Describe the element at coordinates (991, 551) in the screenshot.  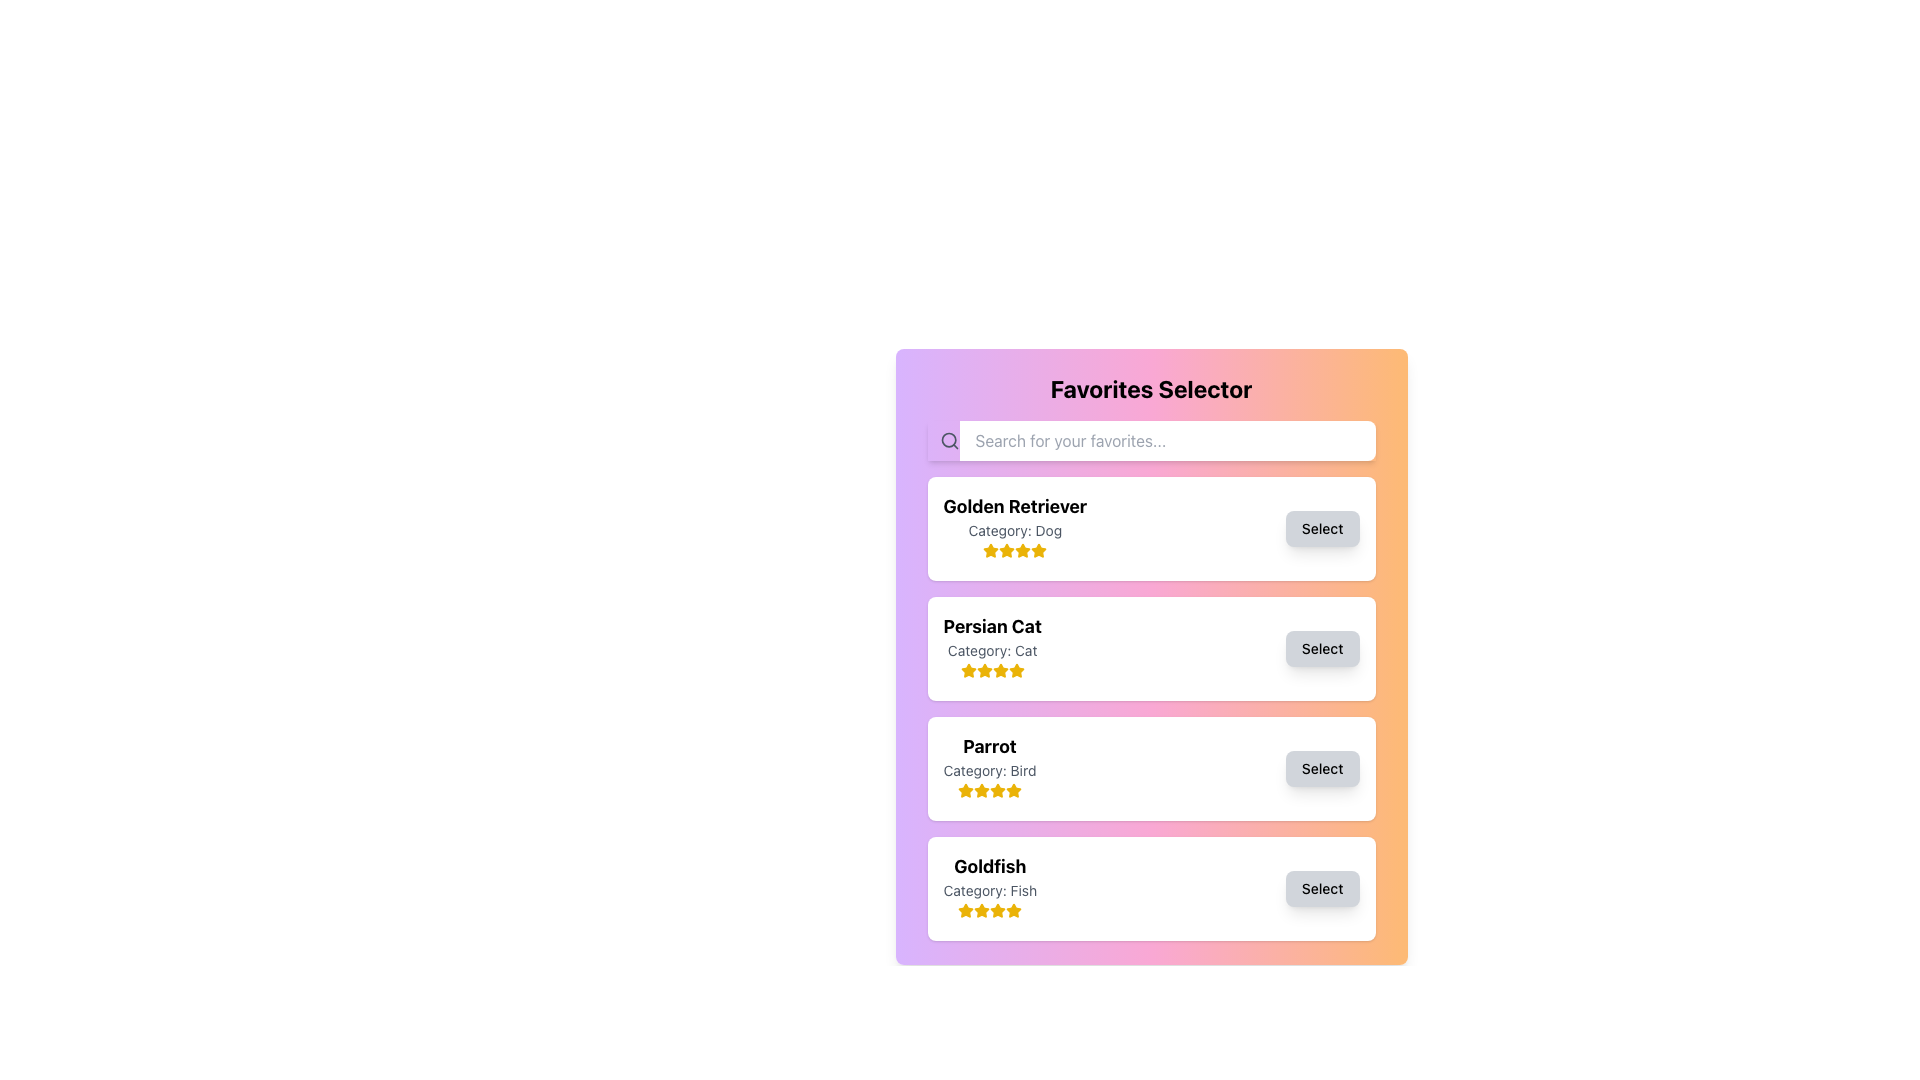
I see `the first yellow star icon representing the rating system located beneath the 'Golden Retriever' title in the first item card` at that location.